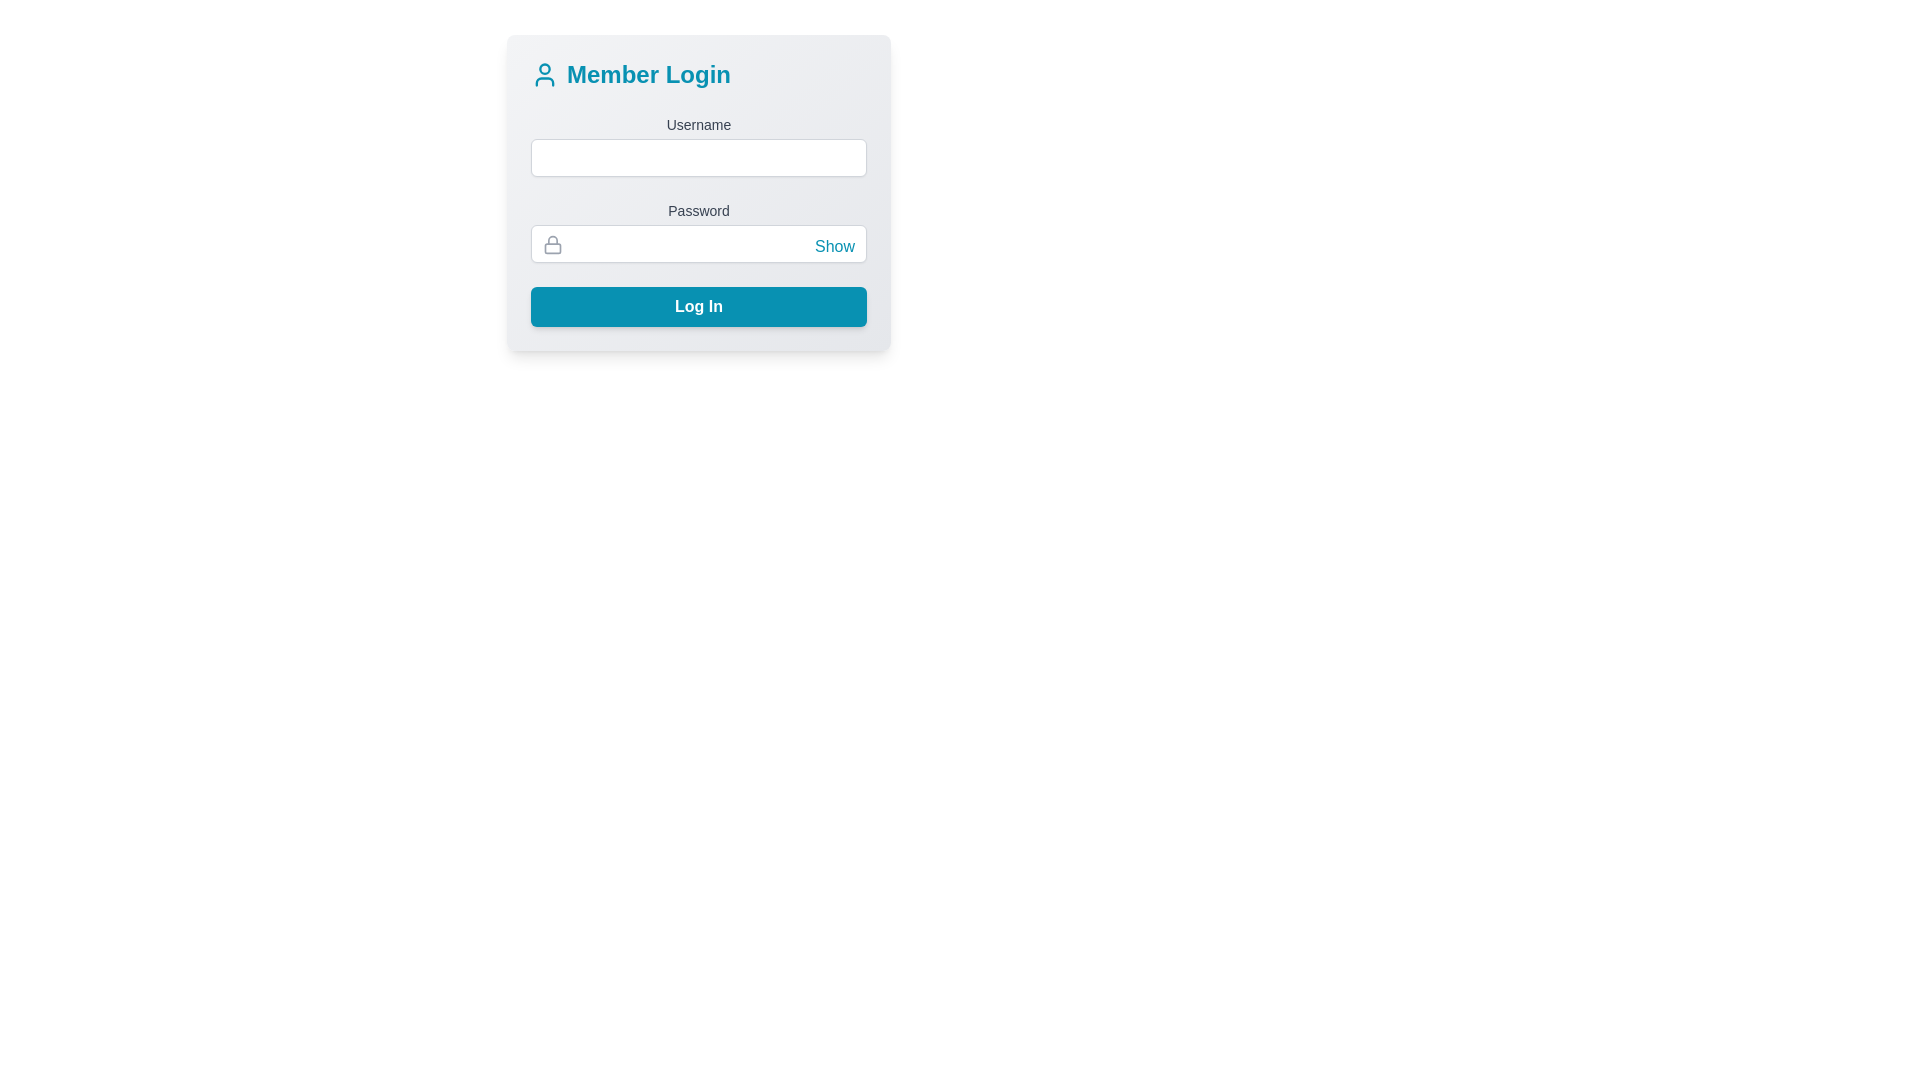  I want to click on the label that describes the username input field in the login form, which is positioned above the input field and centered horizontally, so click(699, 124).